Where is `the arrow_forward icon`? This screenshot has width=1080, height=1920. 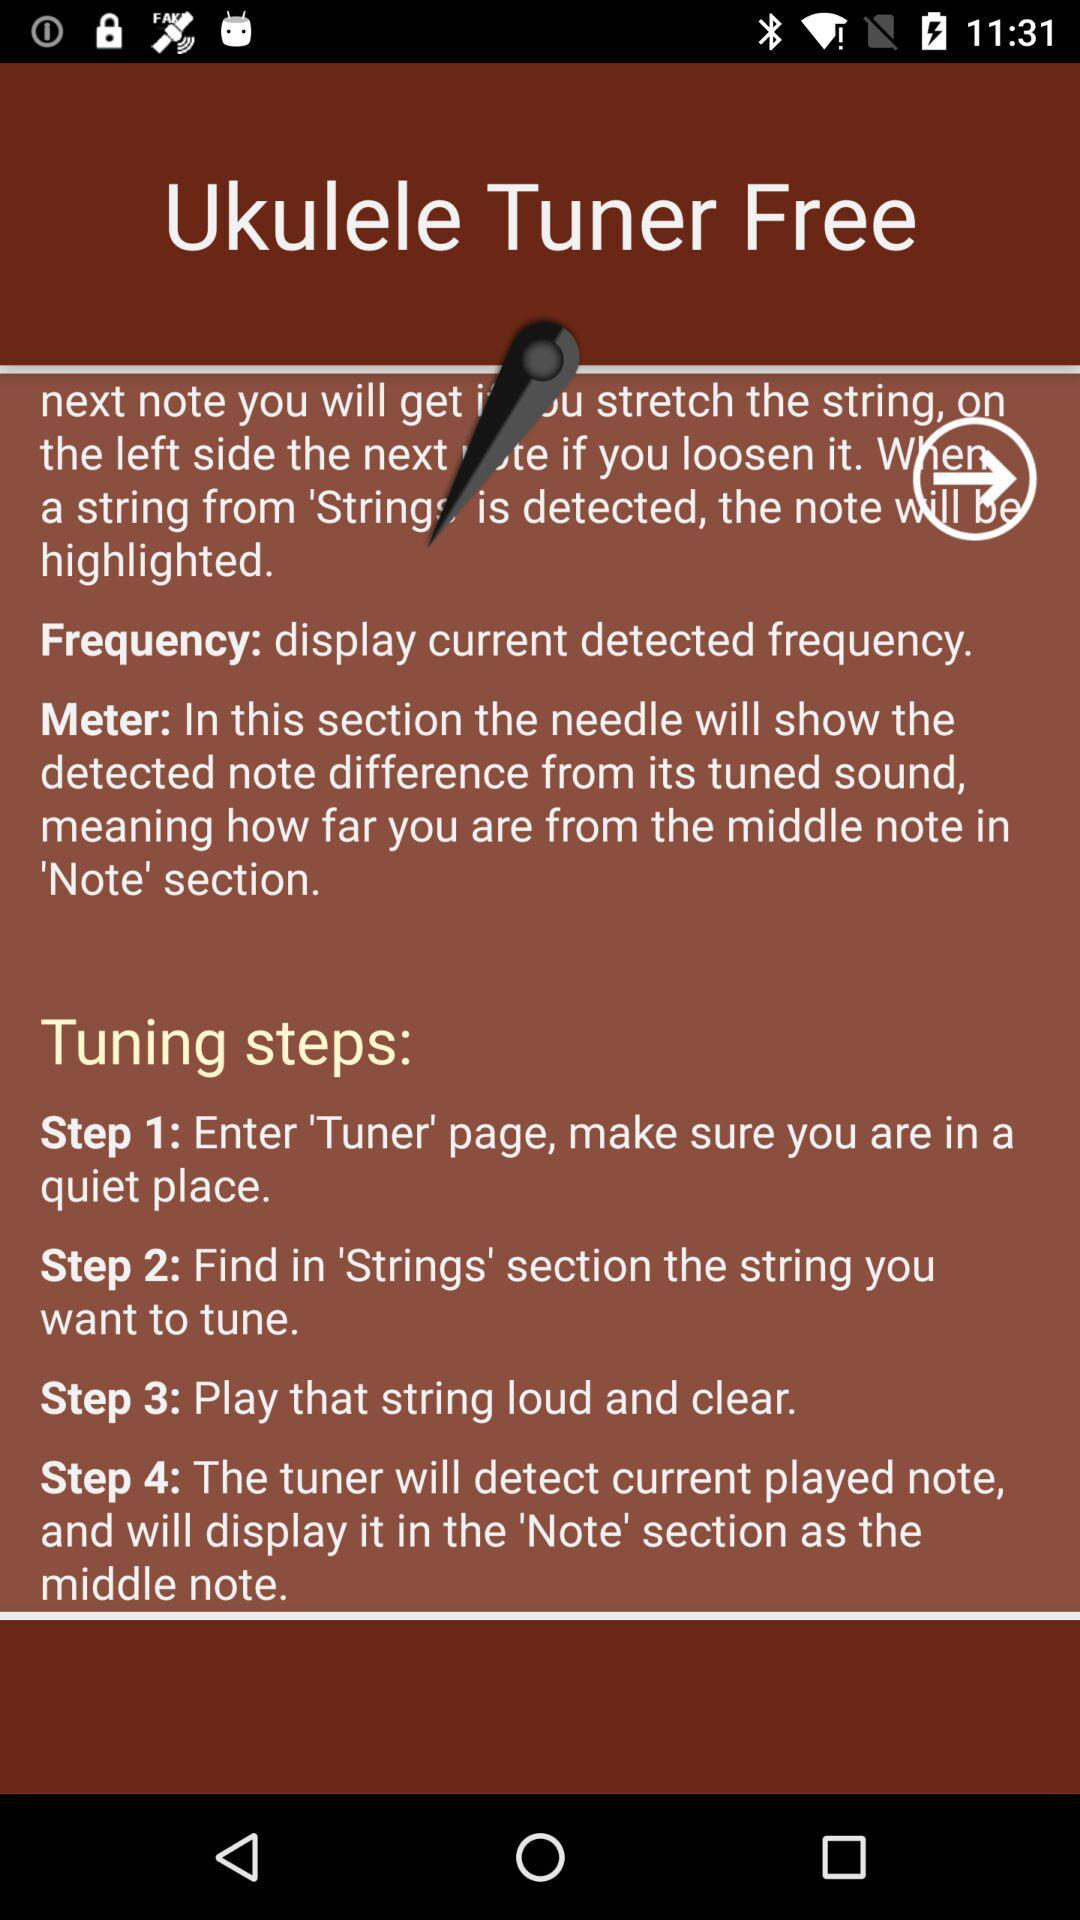 the arrow_forward icon is located at coordinates (973, 477).